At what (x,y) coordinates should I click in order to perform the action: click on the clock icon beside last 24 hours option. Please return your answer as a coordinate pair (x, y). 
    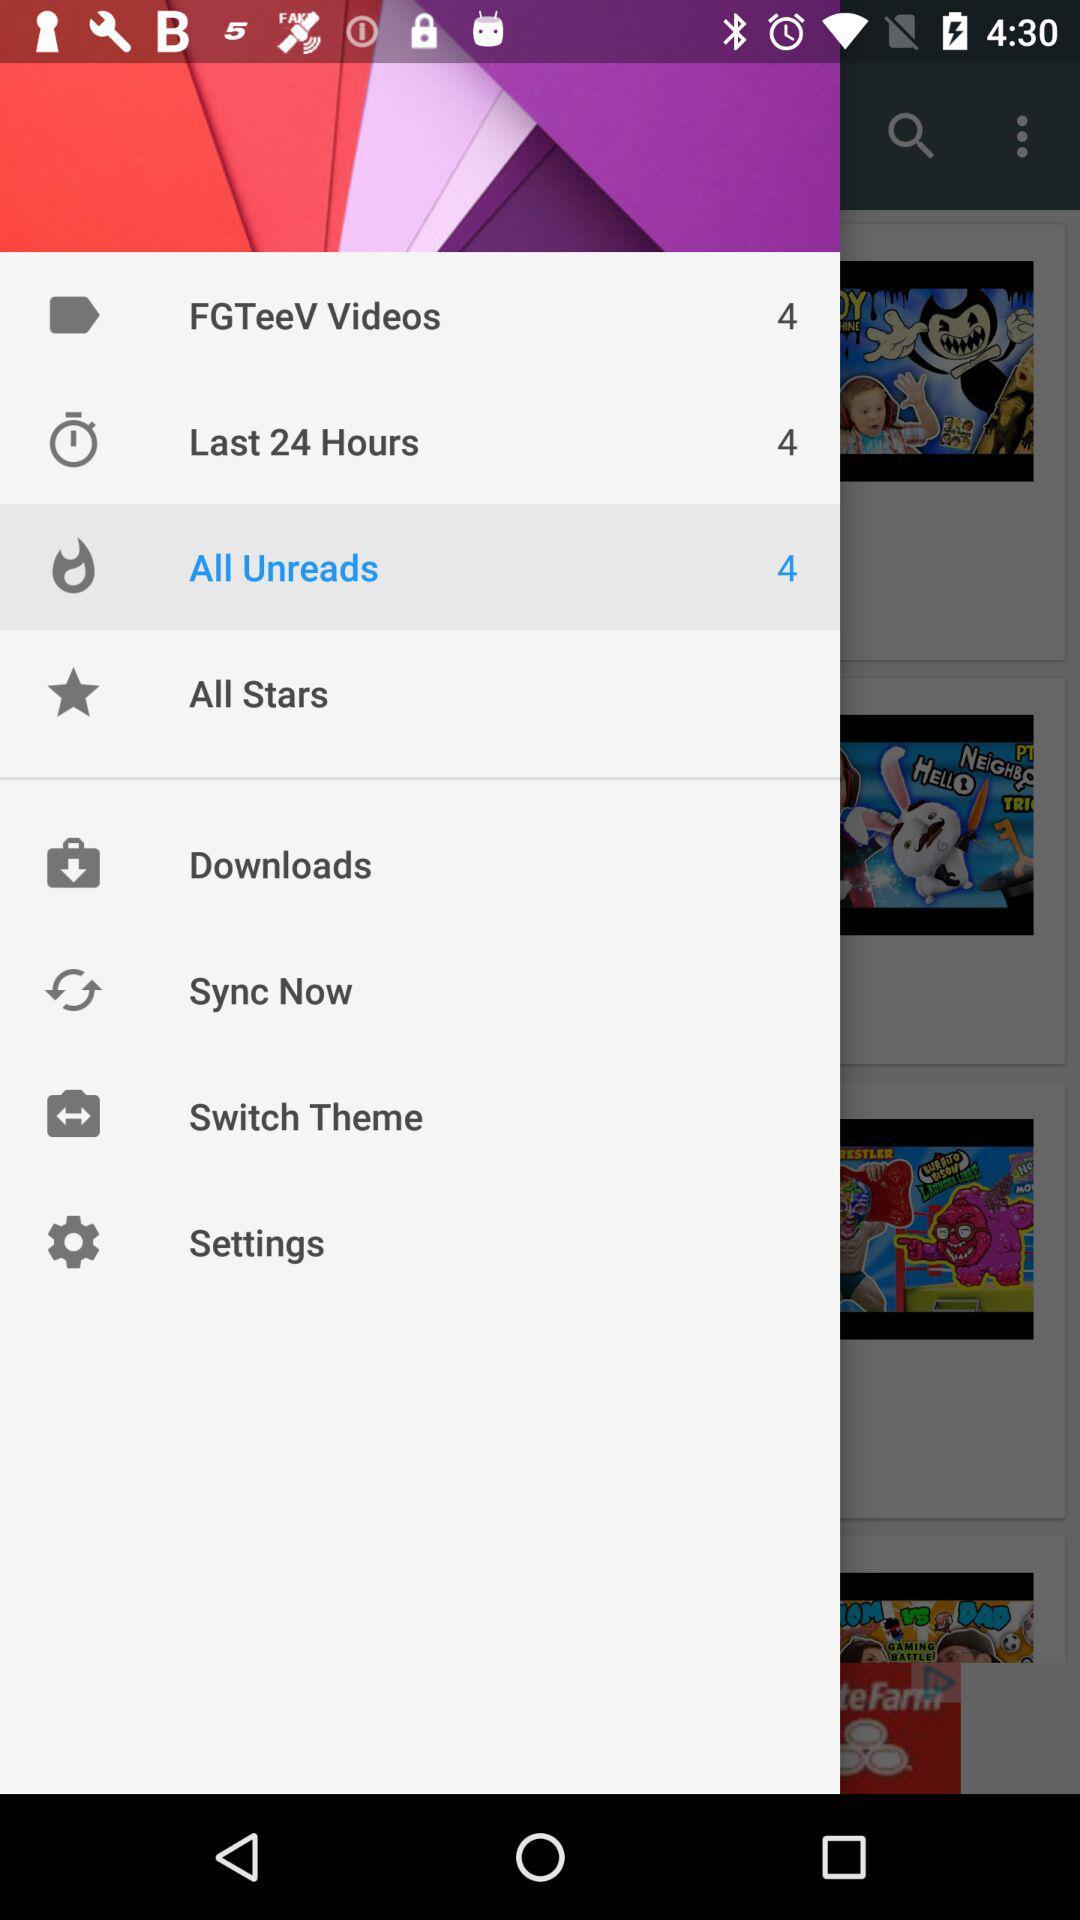
    Looking at the image, I should click on (72, 440).